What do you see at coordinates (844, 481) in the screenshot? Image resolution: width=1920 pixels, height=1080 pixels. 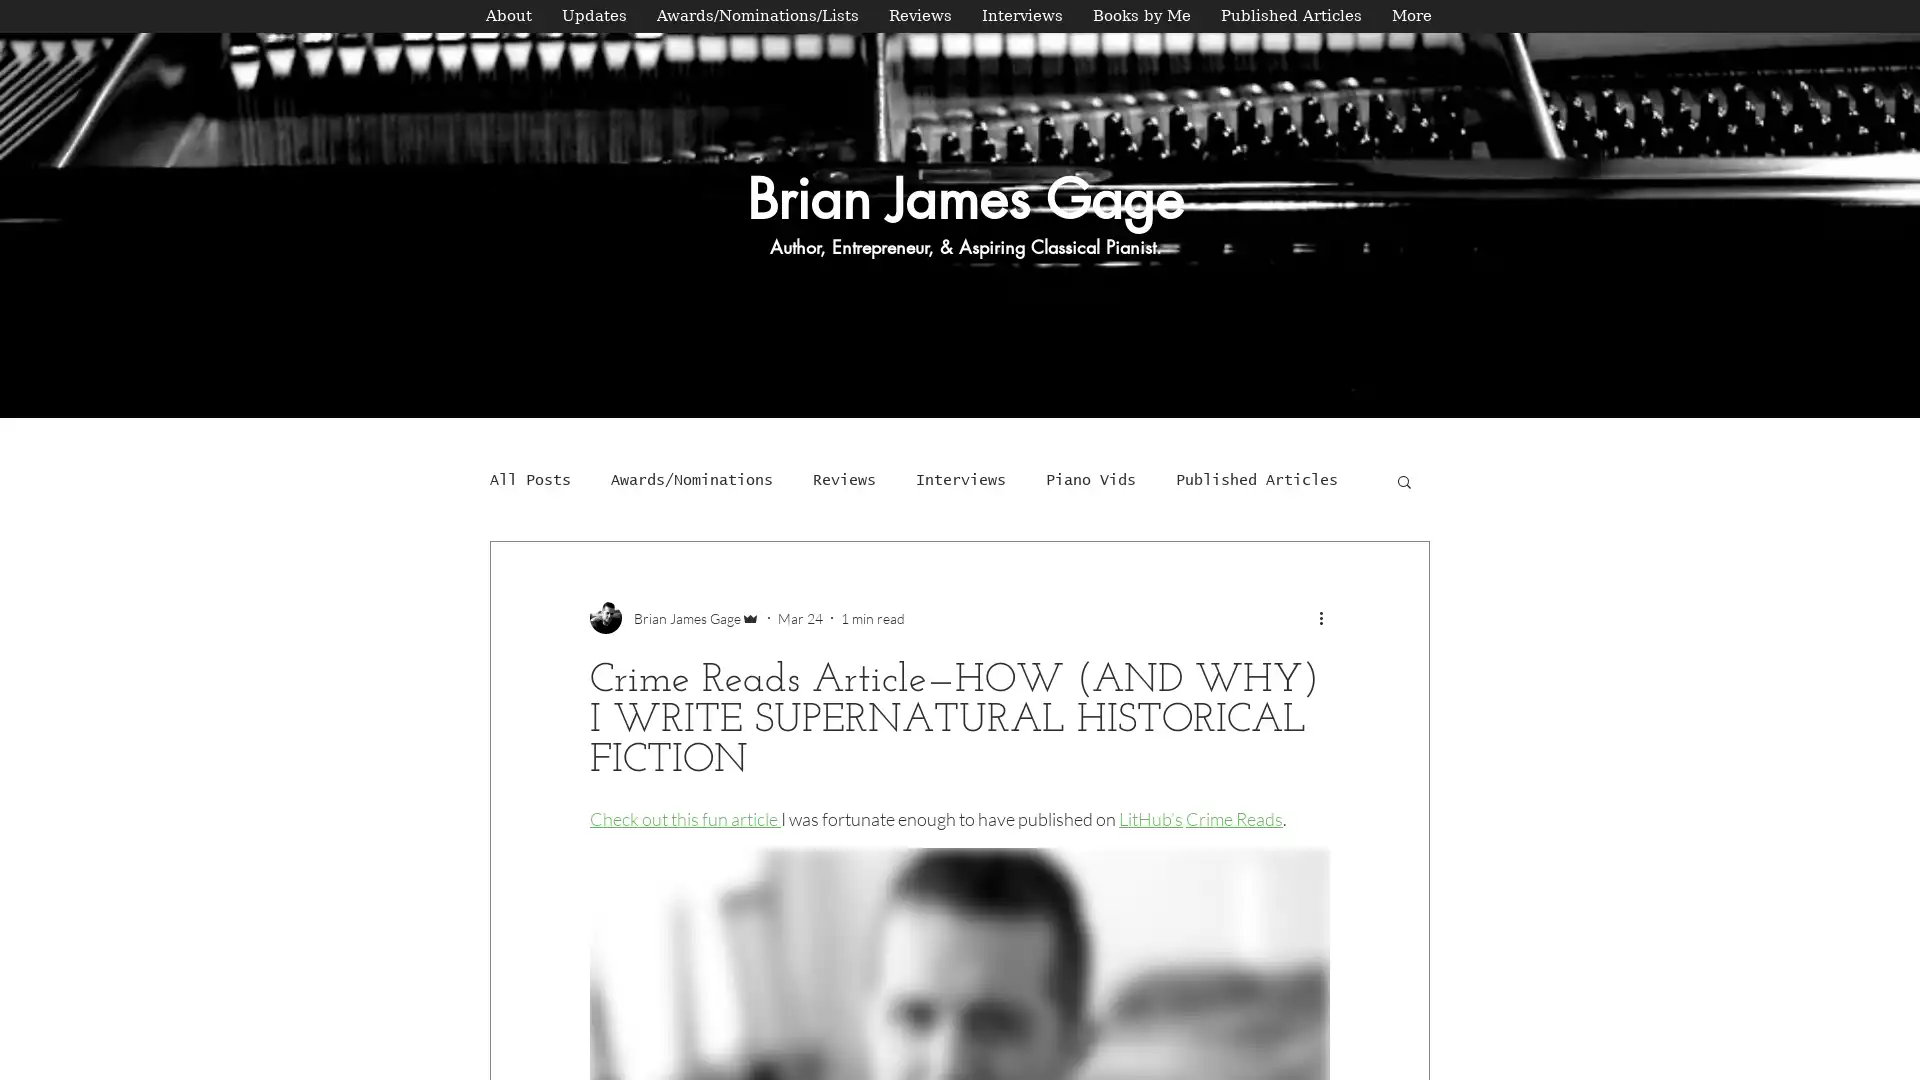 I see `Reviews` at bounding box center [844, 481].